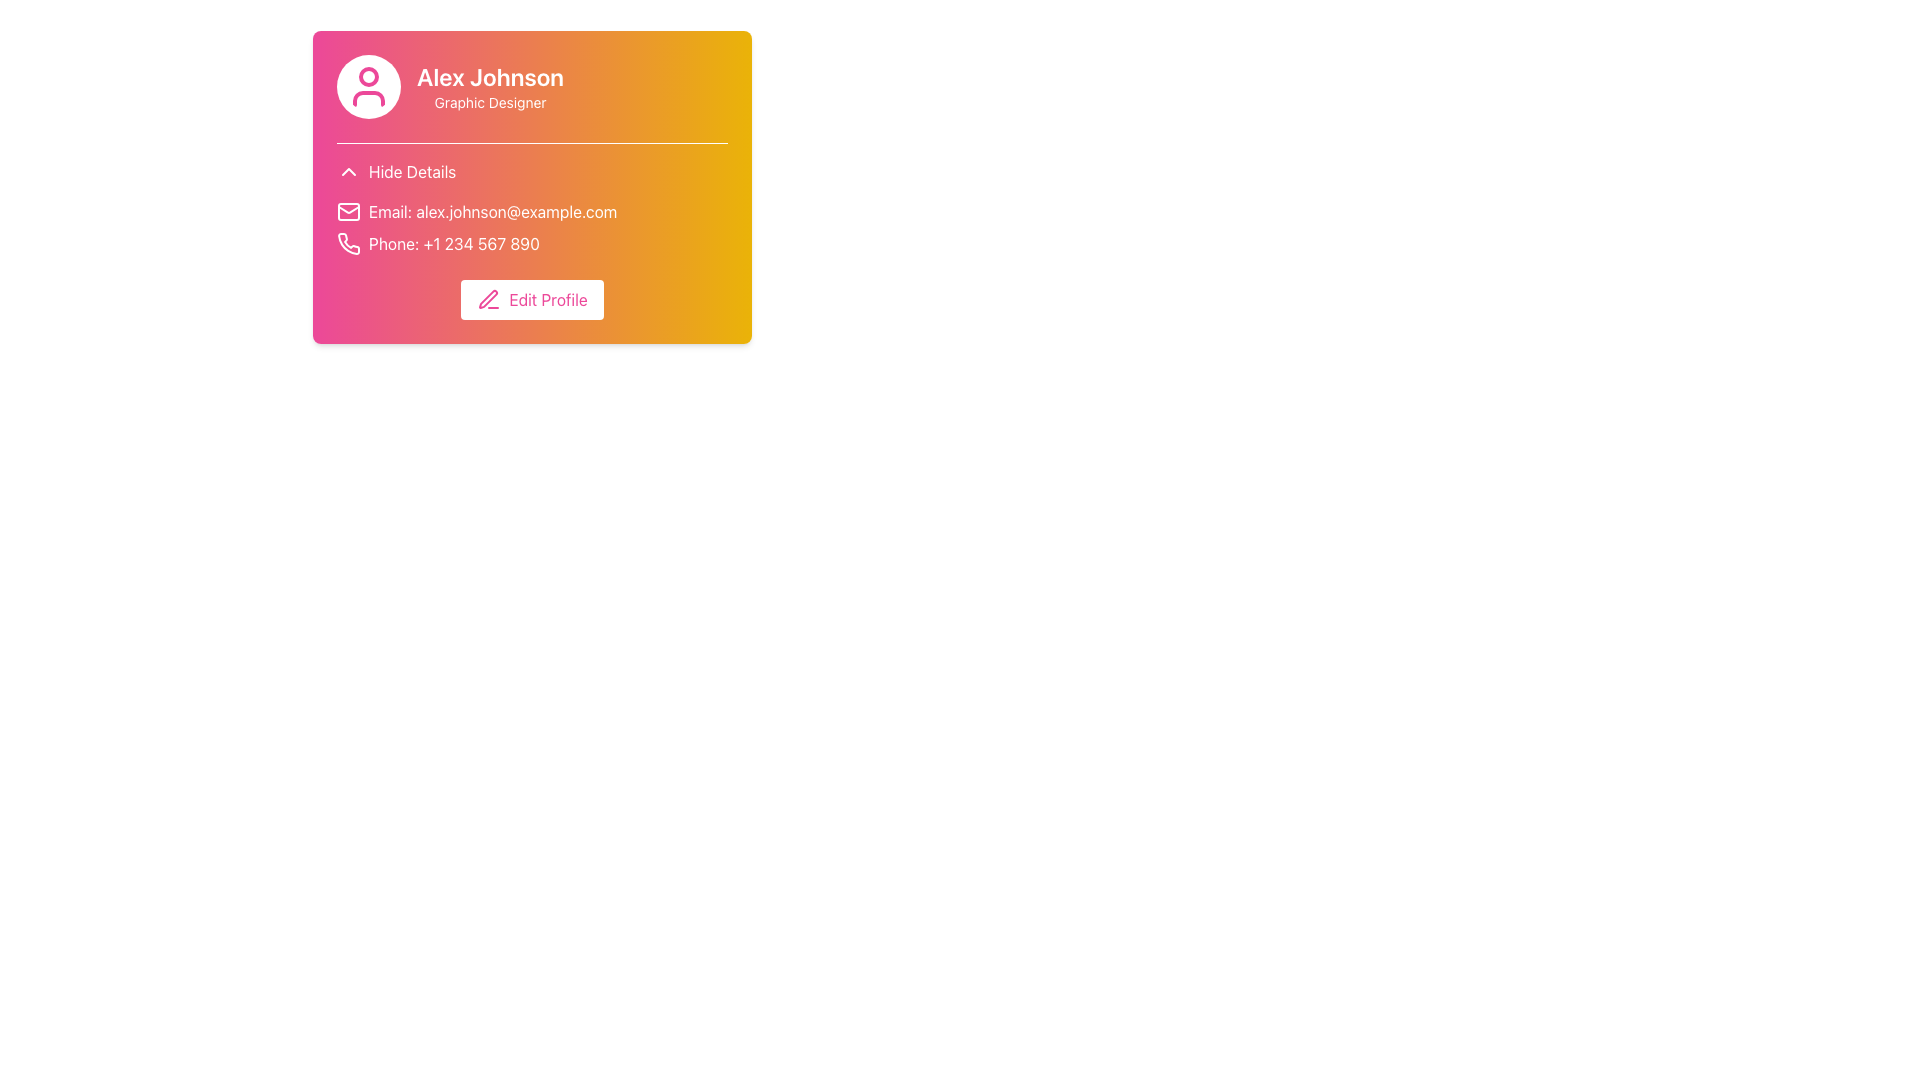  What do you see at coordinates (349, 212) in the screenshot?
I see `the inner envelope of the mail icon located centrally within the user detail card above the contact information to initiate potential actions` at bounding box center [349, 212].